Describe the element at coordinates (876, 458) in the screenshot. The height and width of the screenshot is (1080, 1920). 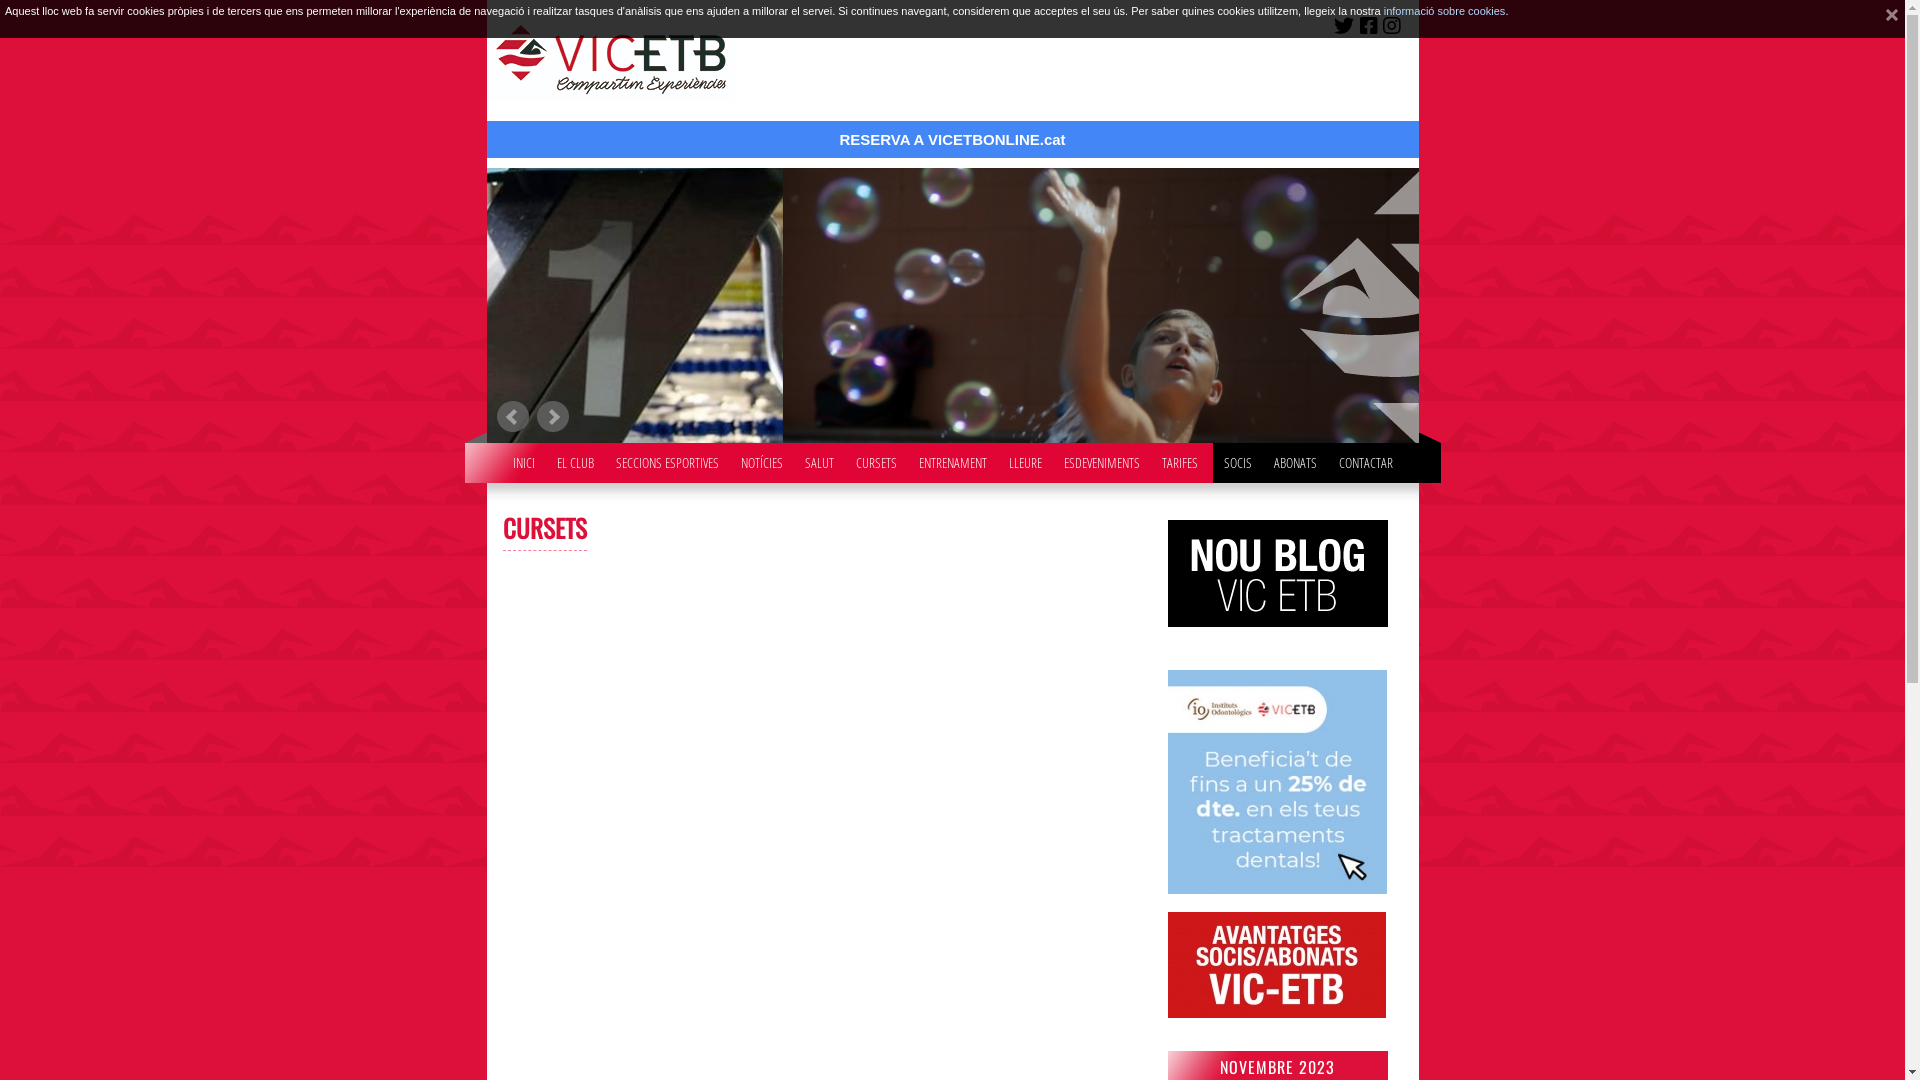
I see `'CURSETS'` at that location.